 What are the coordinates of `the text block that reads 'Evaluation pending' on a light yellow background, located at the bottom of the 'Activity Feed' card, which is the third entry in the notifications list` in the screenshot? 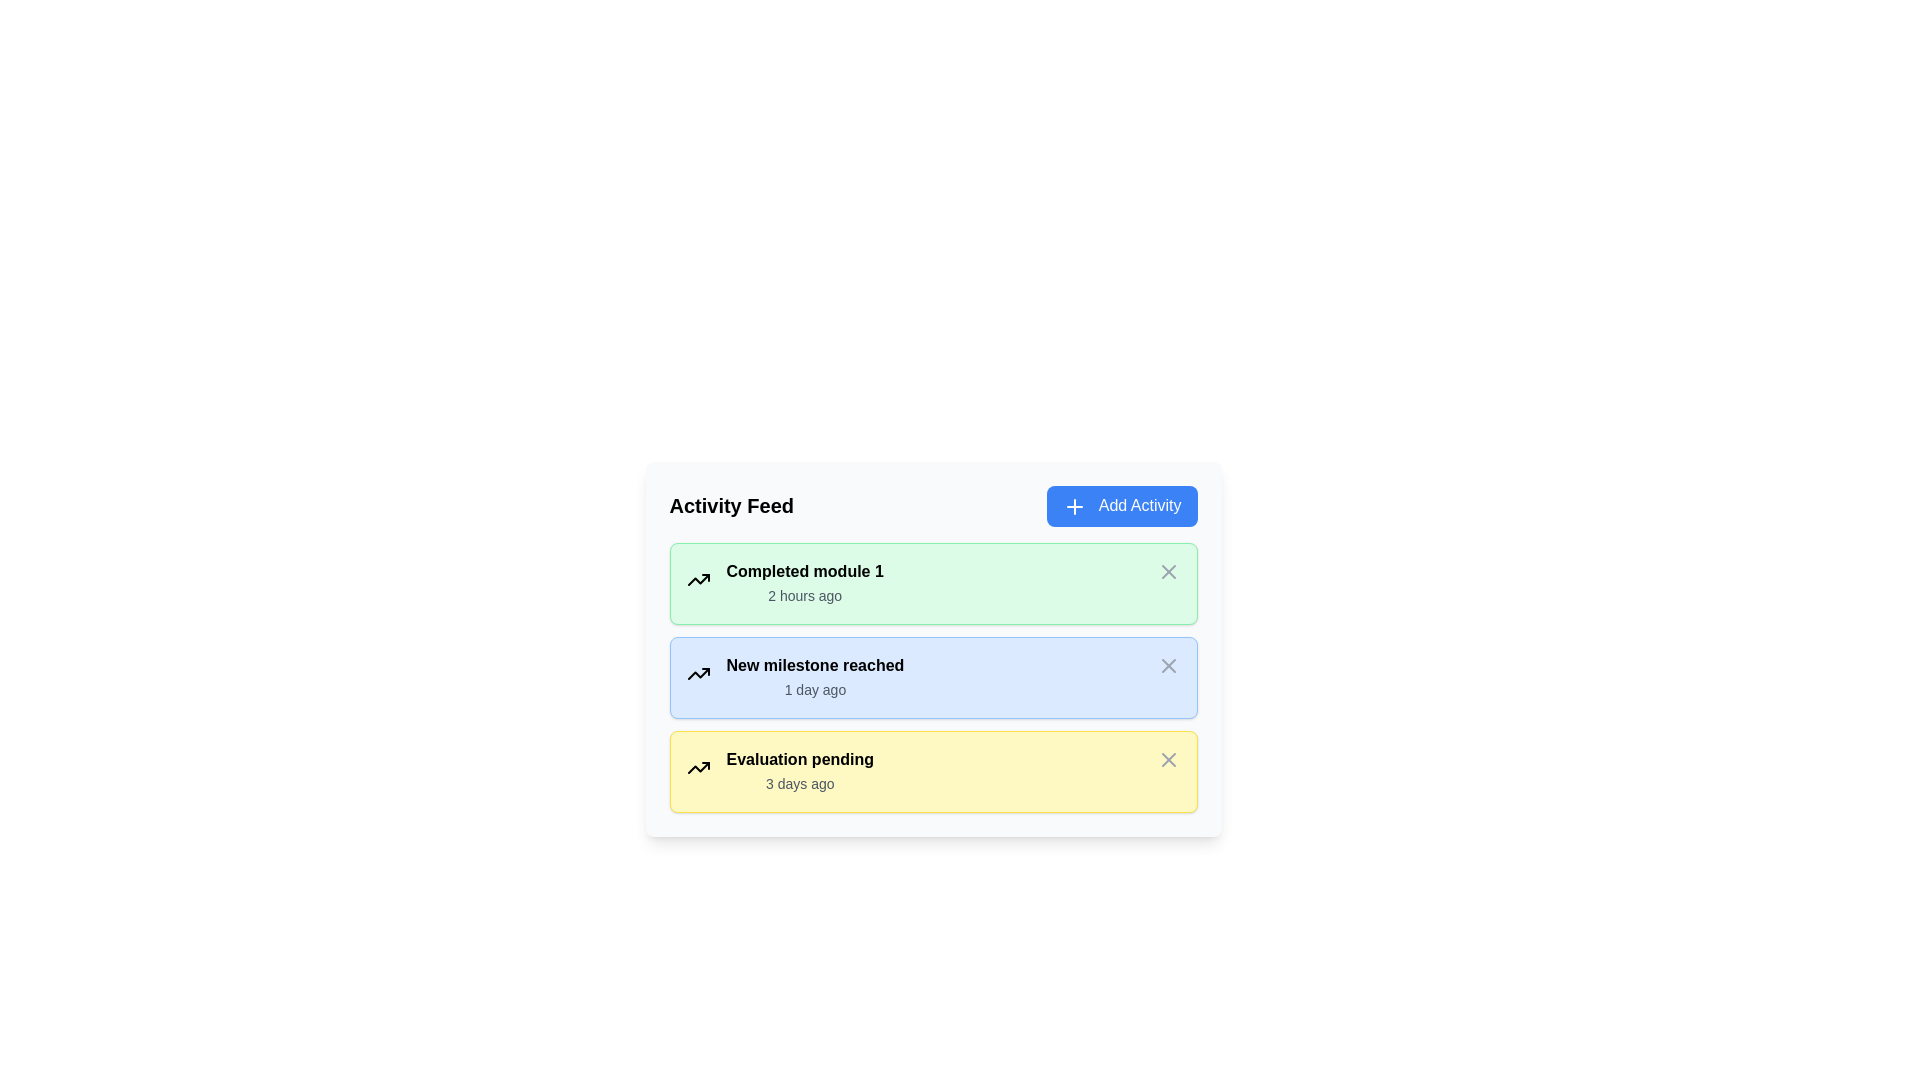 It's located at (800, 770).